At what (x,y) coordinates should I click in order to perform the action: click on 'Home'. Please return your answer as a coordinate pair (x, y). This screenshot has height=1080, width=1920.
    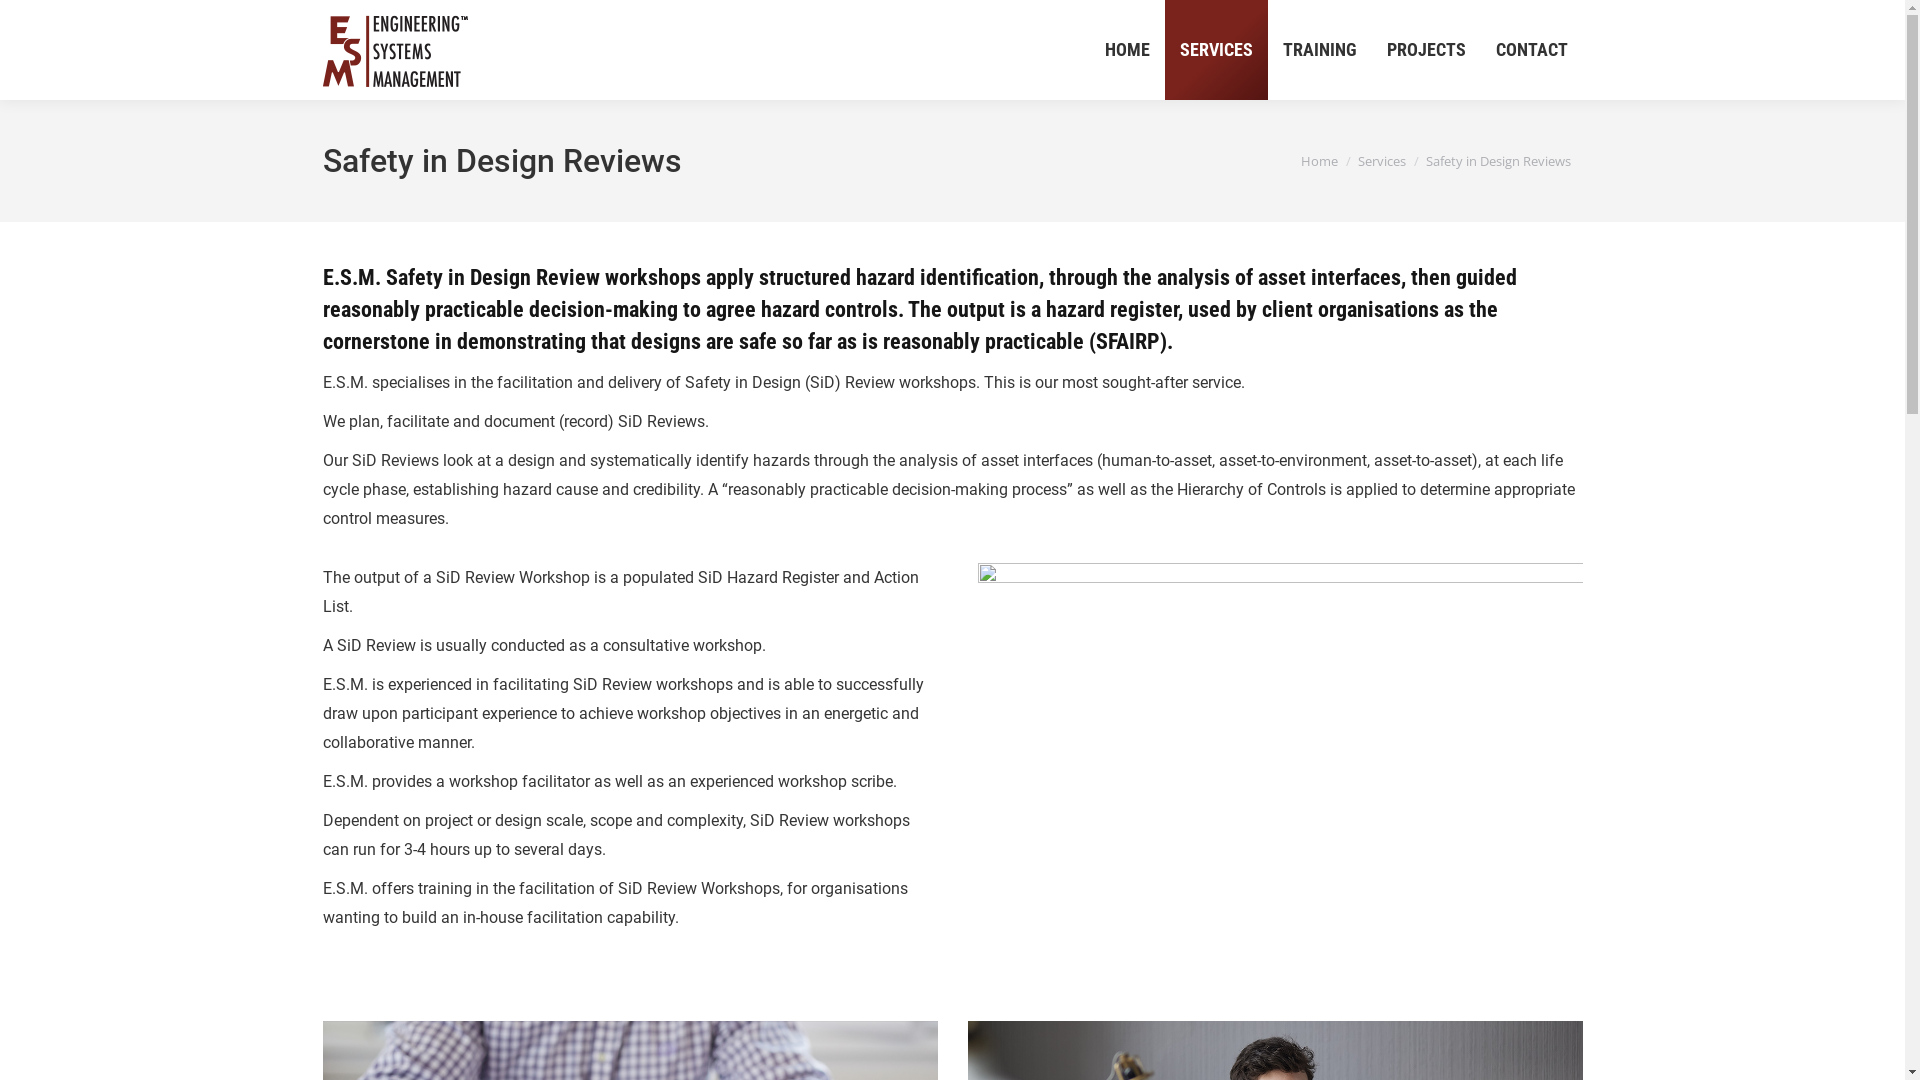
    Looking at the image, I should click on (1318, 160).